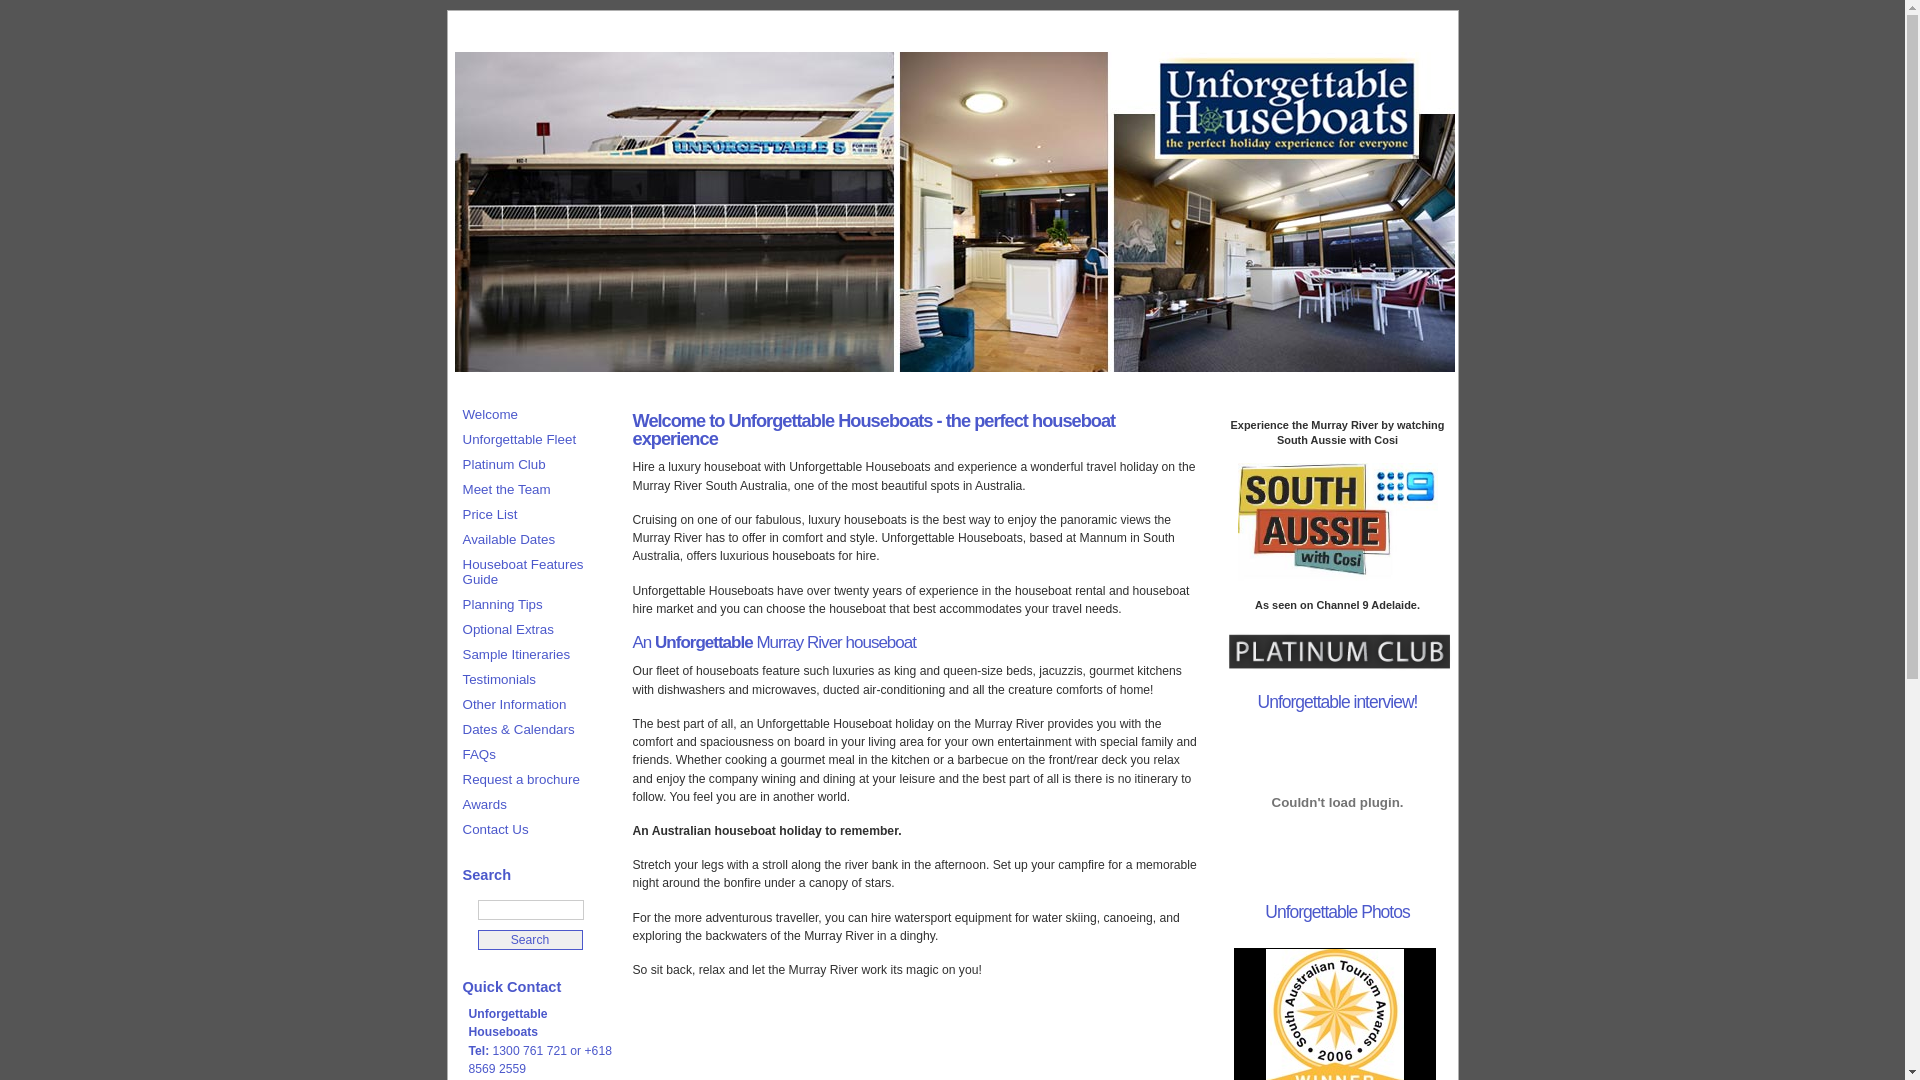 This screenshot has height=1080, width=1920. What do you see at coordinates (534, 654) in the screenshot?
I see `'Sample Itineraries'` at bounding box center [534, 654].